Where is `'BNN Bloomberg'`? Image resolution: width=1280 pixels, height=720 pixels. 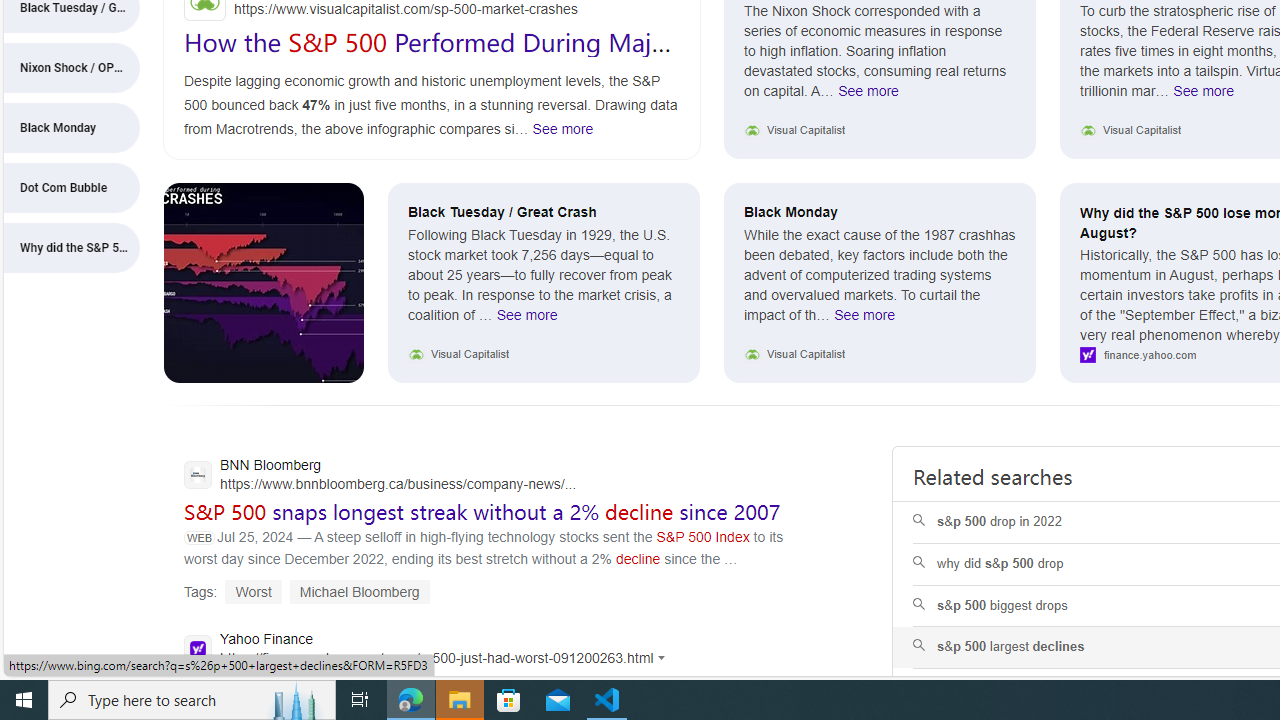 'BNN Bloomberg' is located at coordinates (380, 477).